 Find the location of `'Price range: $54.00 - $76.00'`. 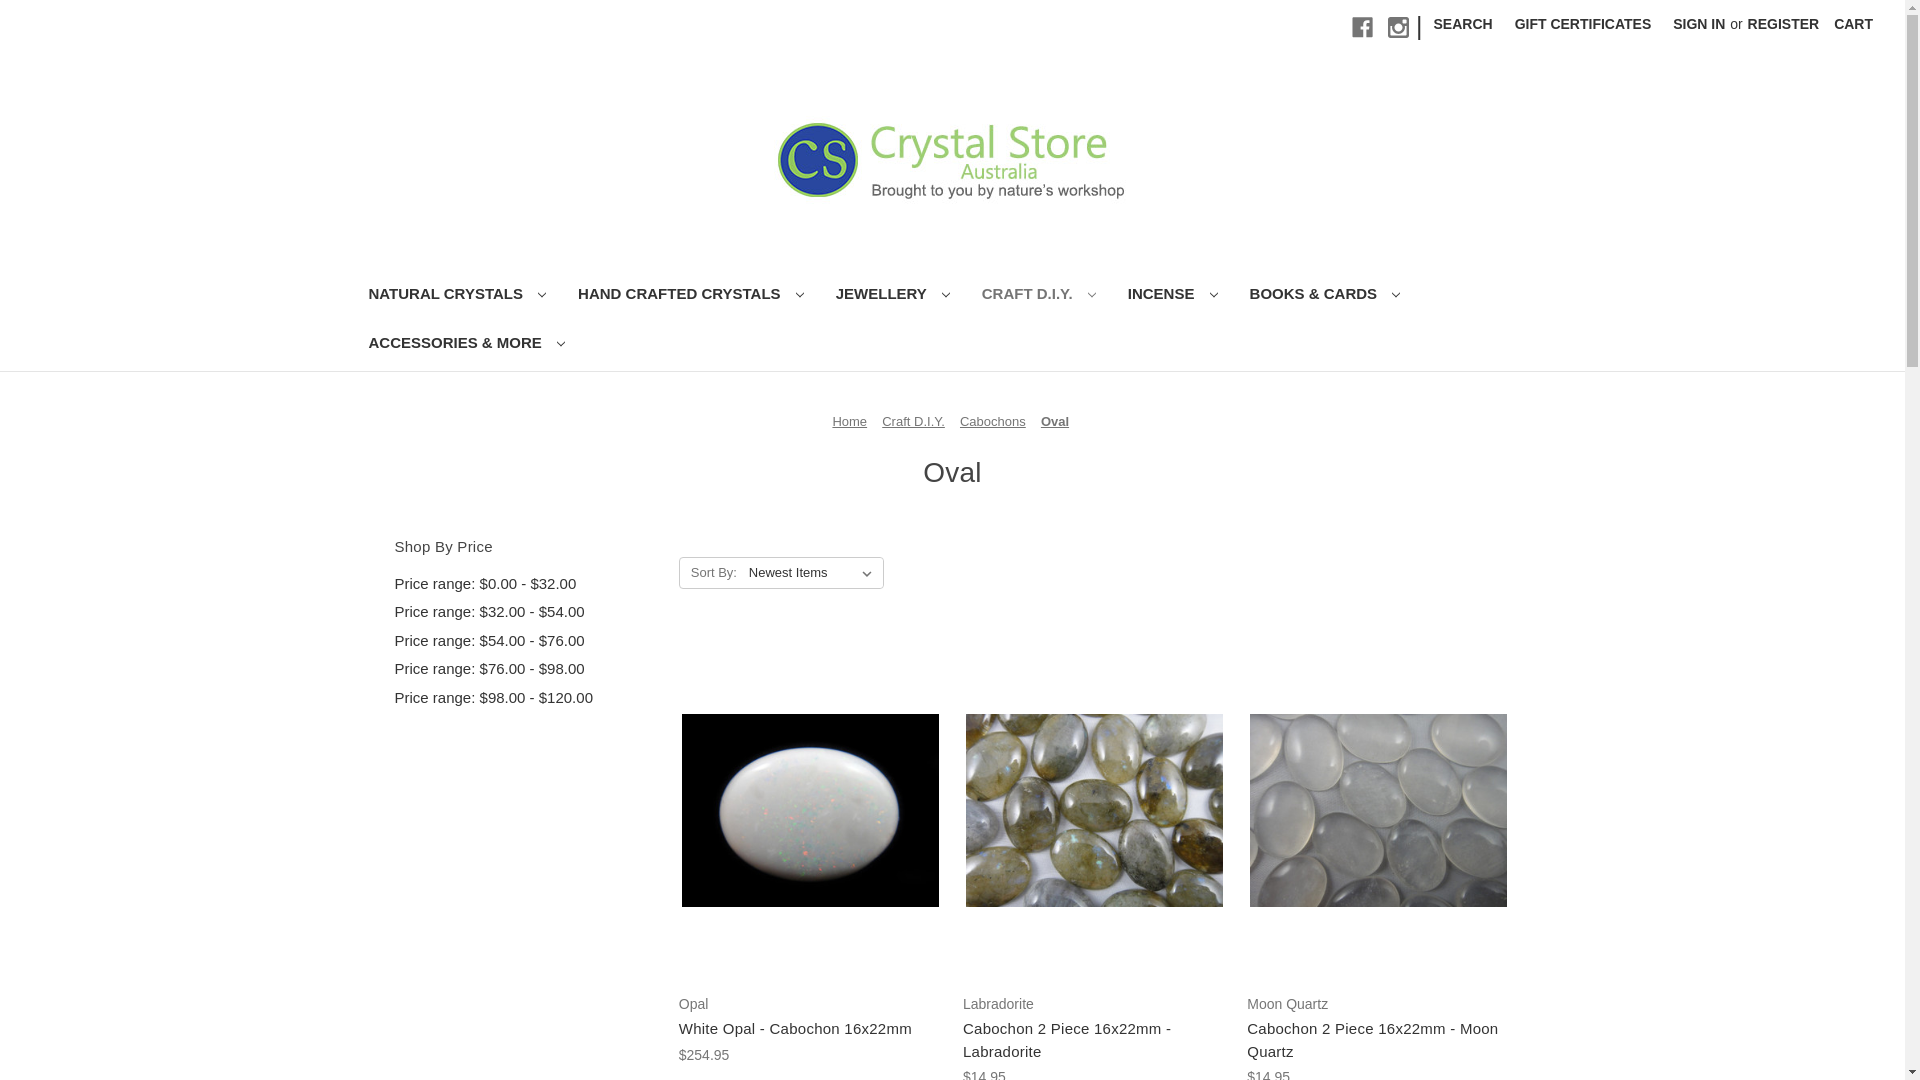

'Price range: $54.00 - $76.00' is located at coordinates (525, 641).